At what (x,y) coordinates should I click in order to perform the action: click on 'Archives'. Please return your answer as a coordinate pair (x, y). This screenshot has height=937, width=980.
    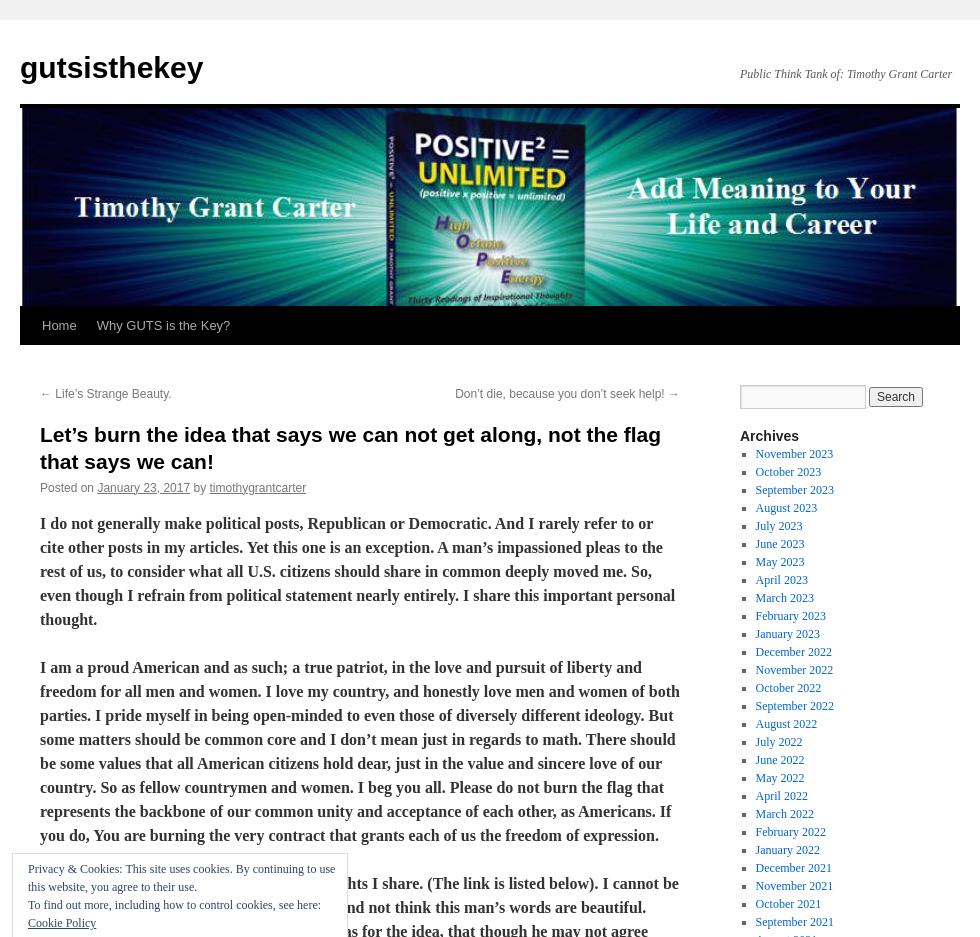
    Looking at the image, I should click on (769, 434).